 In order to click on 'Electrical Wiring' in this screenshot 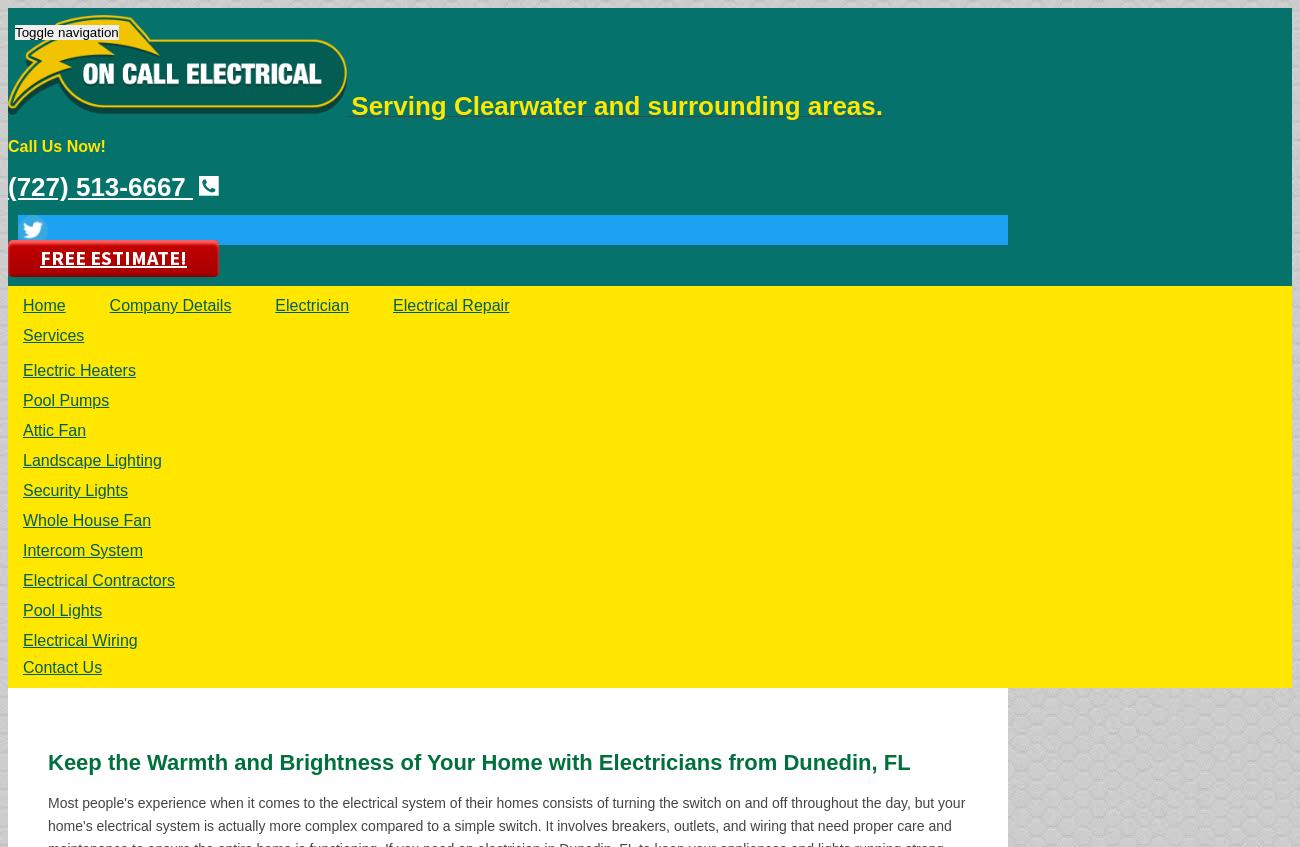, I will do `click(79, 639)`.